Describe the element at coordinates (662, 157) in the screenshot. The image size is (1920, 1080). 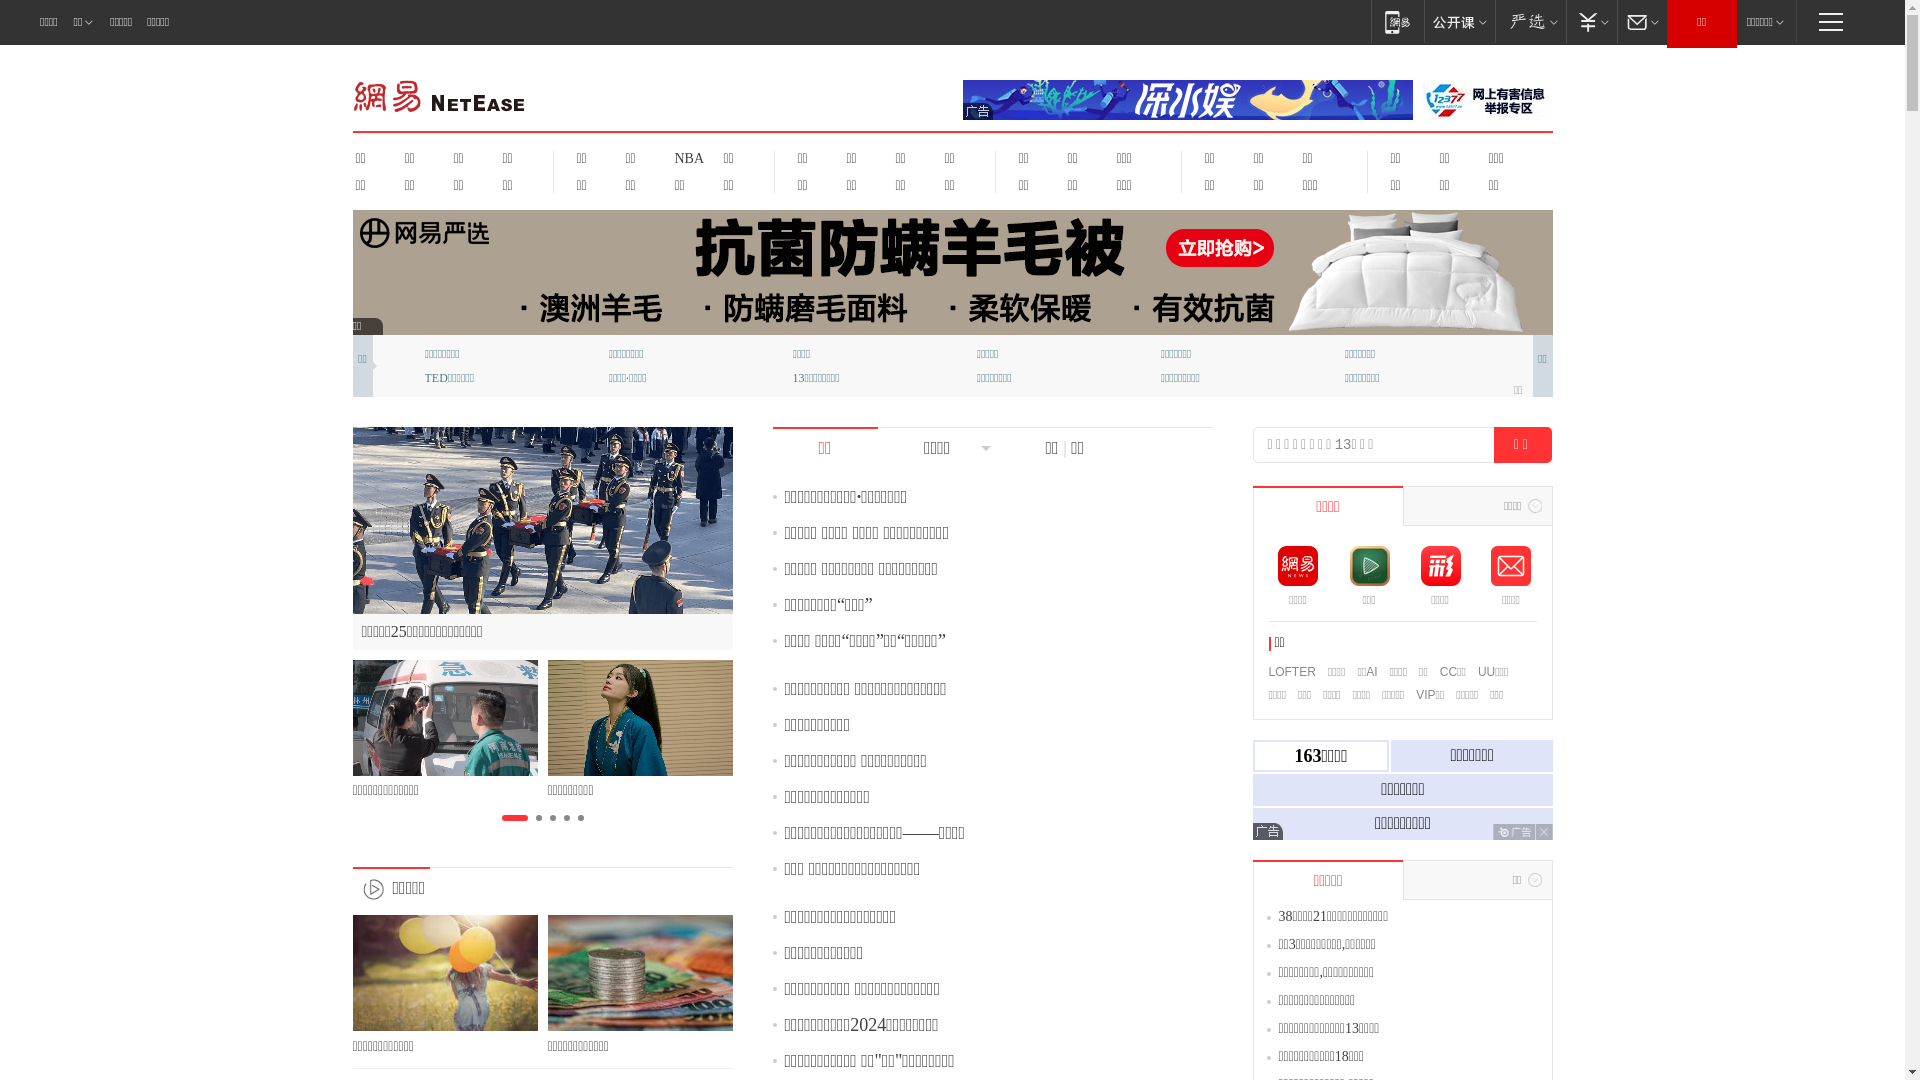
I see `'NBA'` at that location.